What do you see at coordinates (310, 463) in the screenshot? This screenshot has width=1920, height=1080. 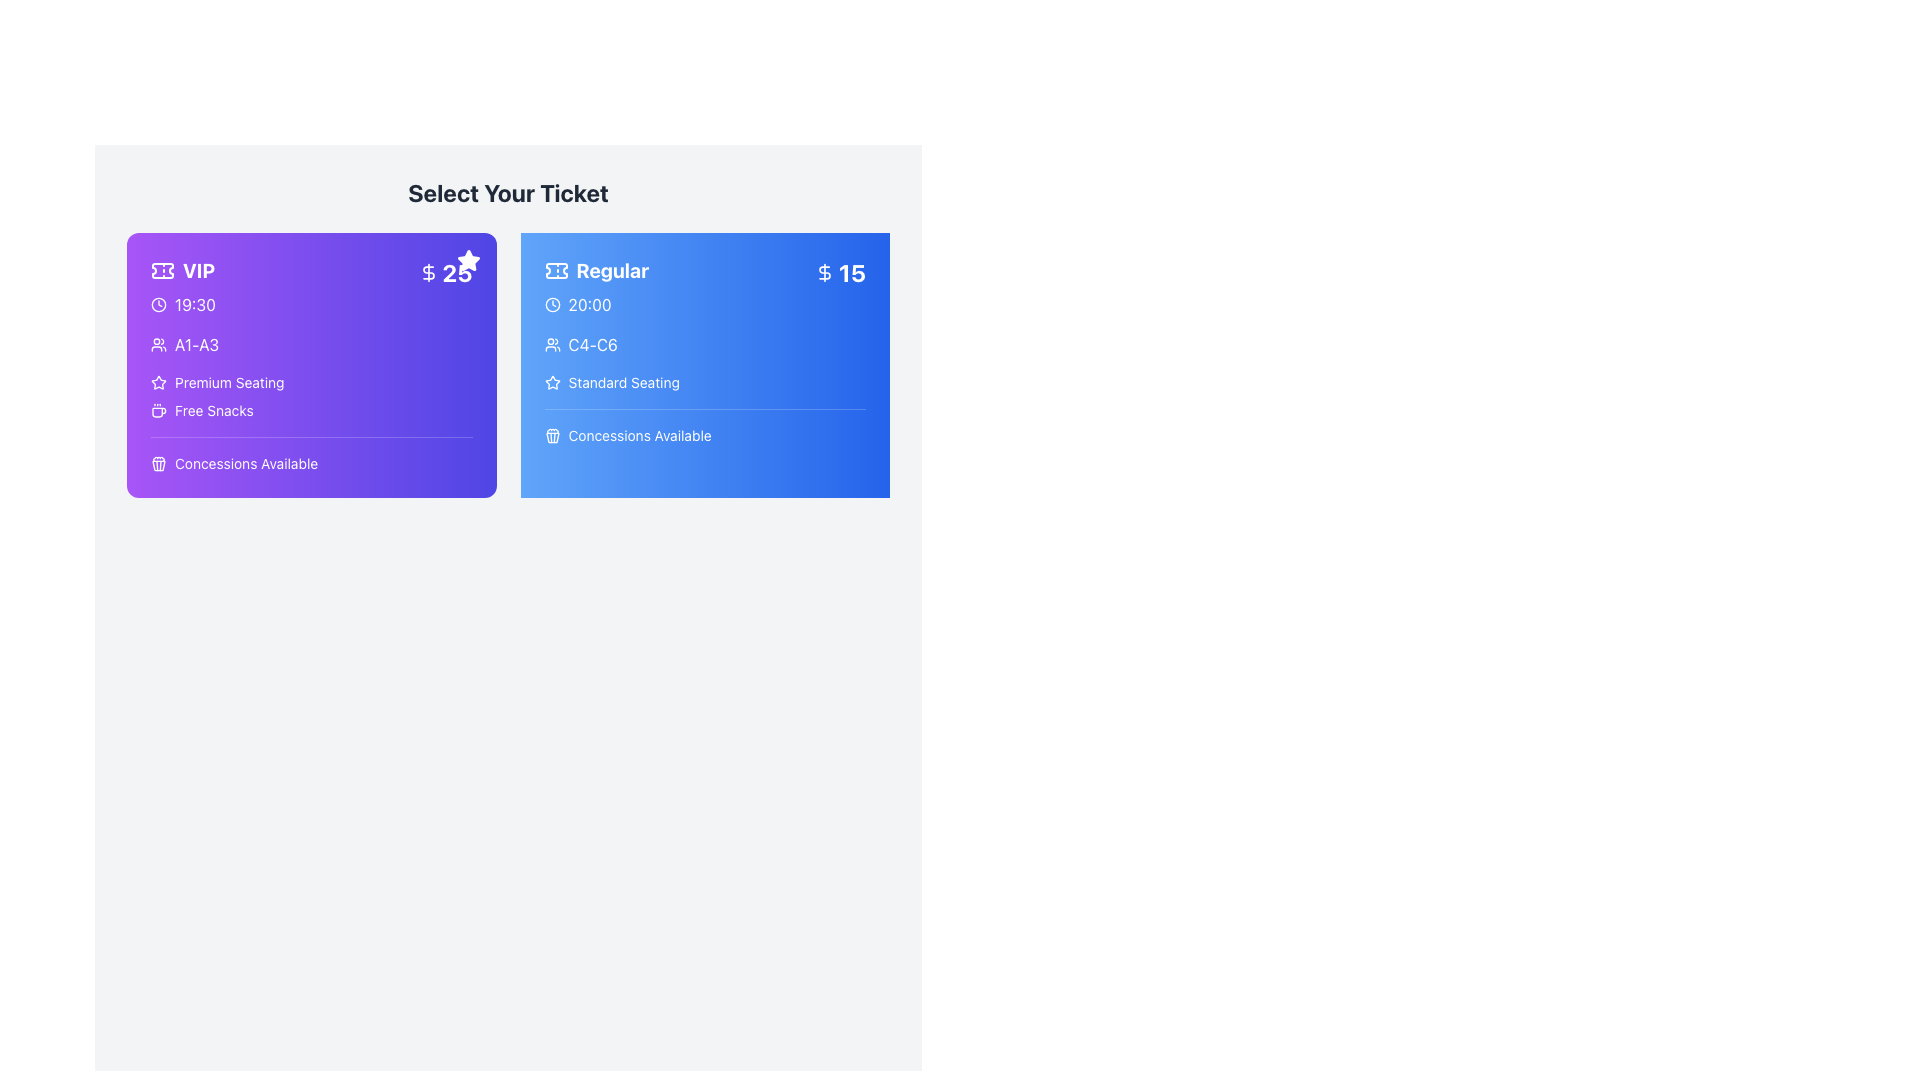 I see `the 'Concessions' Label with Icon located below the VIP ticket section` at bounding box center [310, 463].